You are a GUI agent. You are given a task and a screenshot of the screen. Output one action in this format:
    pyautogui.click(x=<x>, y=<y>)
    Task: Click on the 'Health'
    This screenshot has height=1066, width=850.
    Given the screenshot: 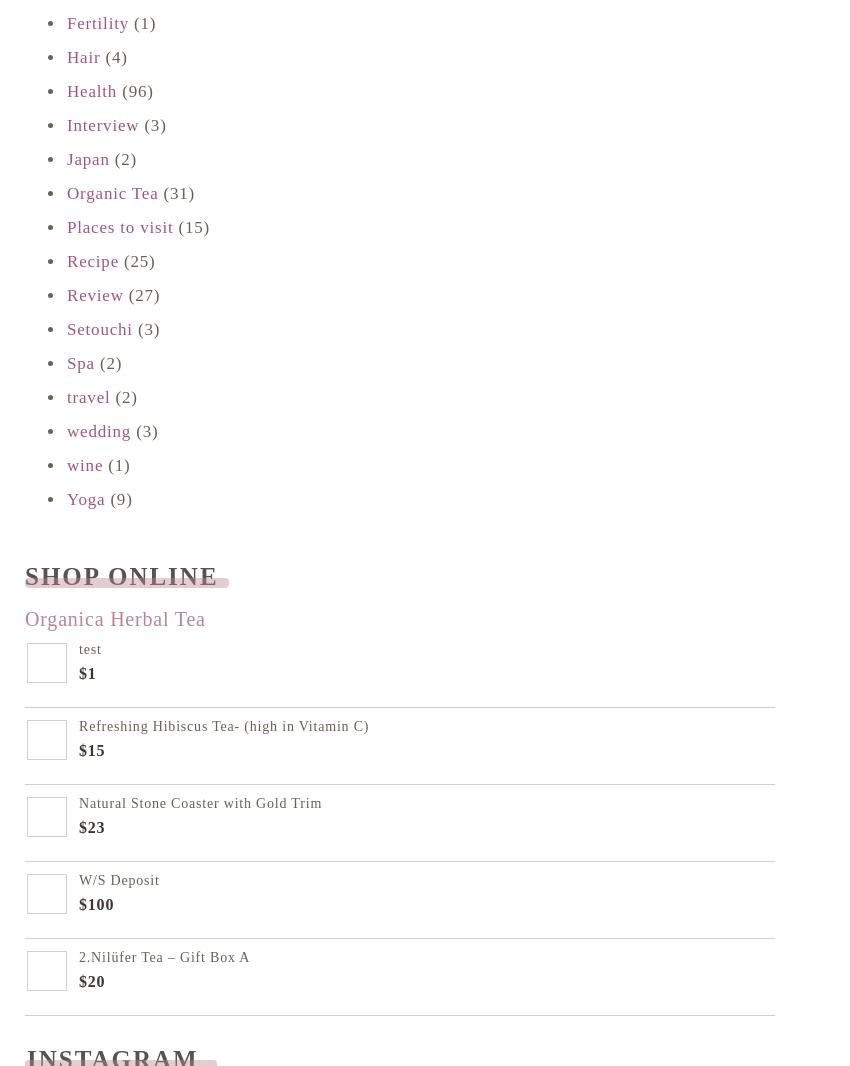 What is the action you would take?
    pyautogui.click(x=90, y=90)
    